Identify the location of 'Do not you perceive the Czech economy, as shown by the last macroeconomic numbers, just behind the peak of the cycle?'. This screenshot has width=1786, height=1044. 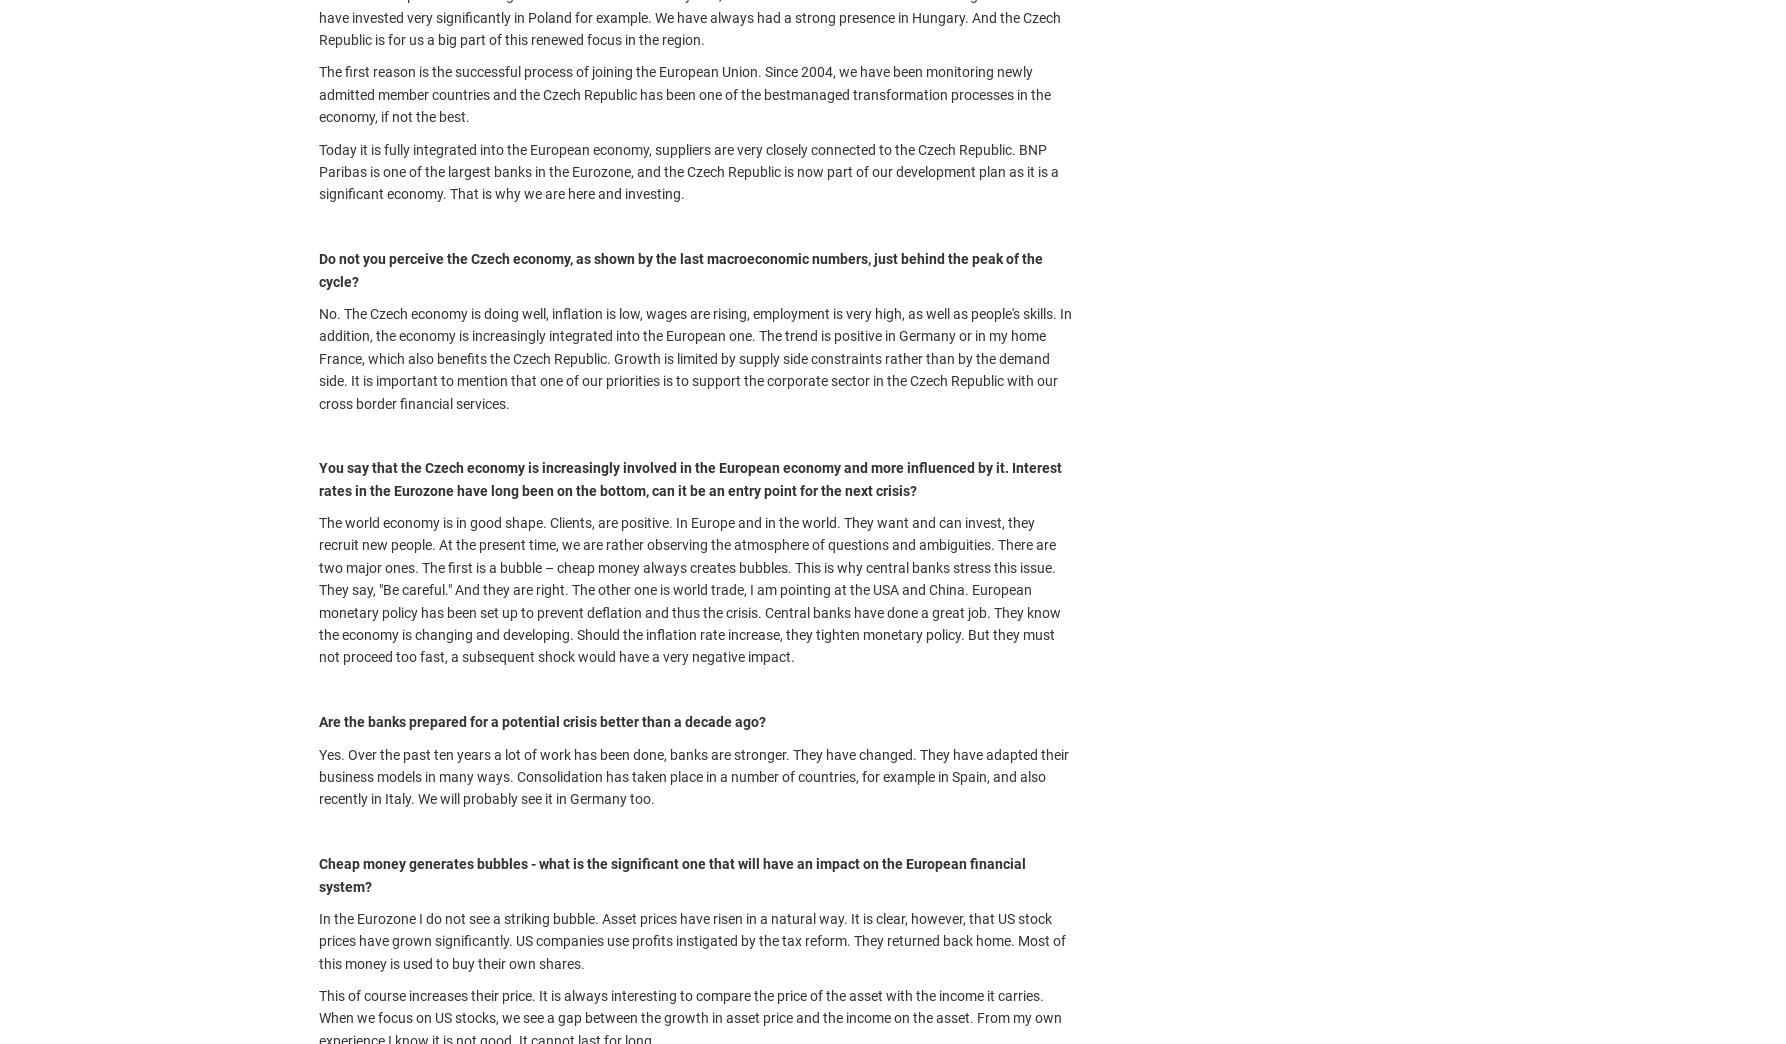
(681, 268).